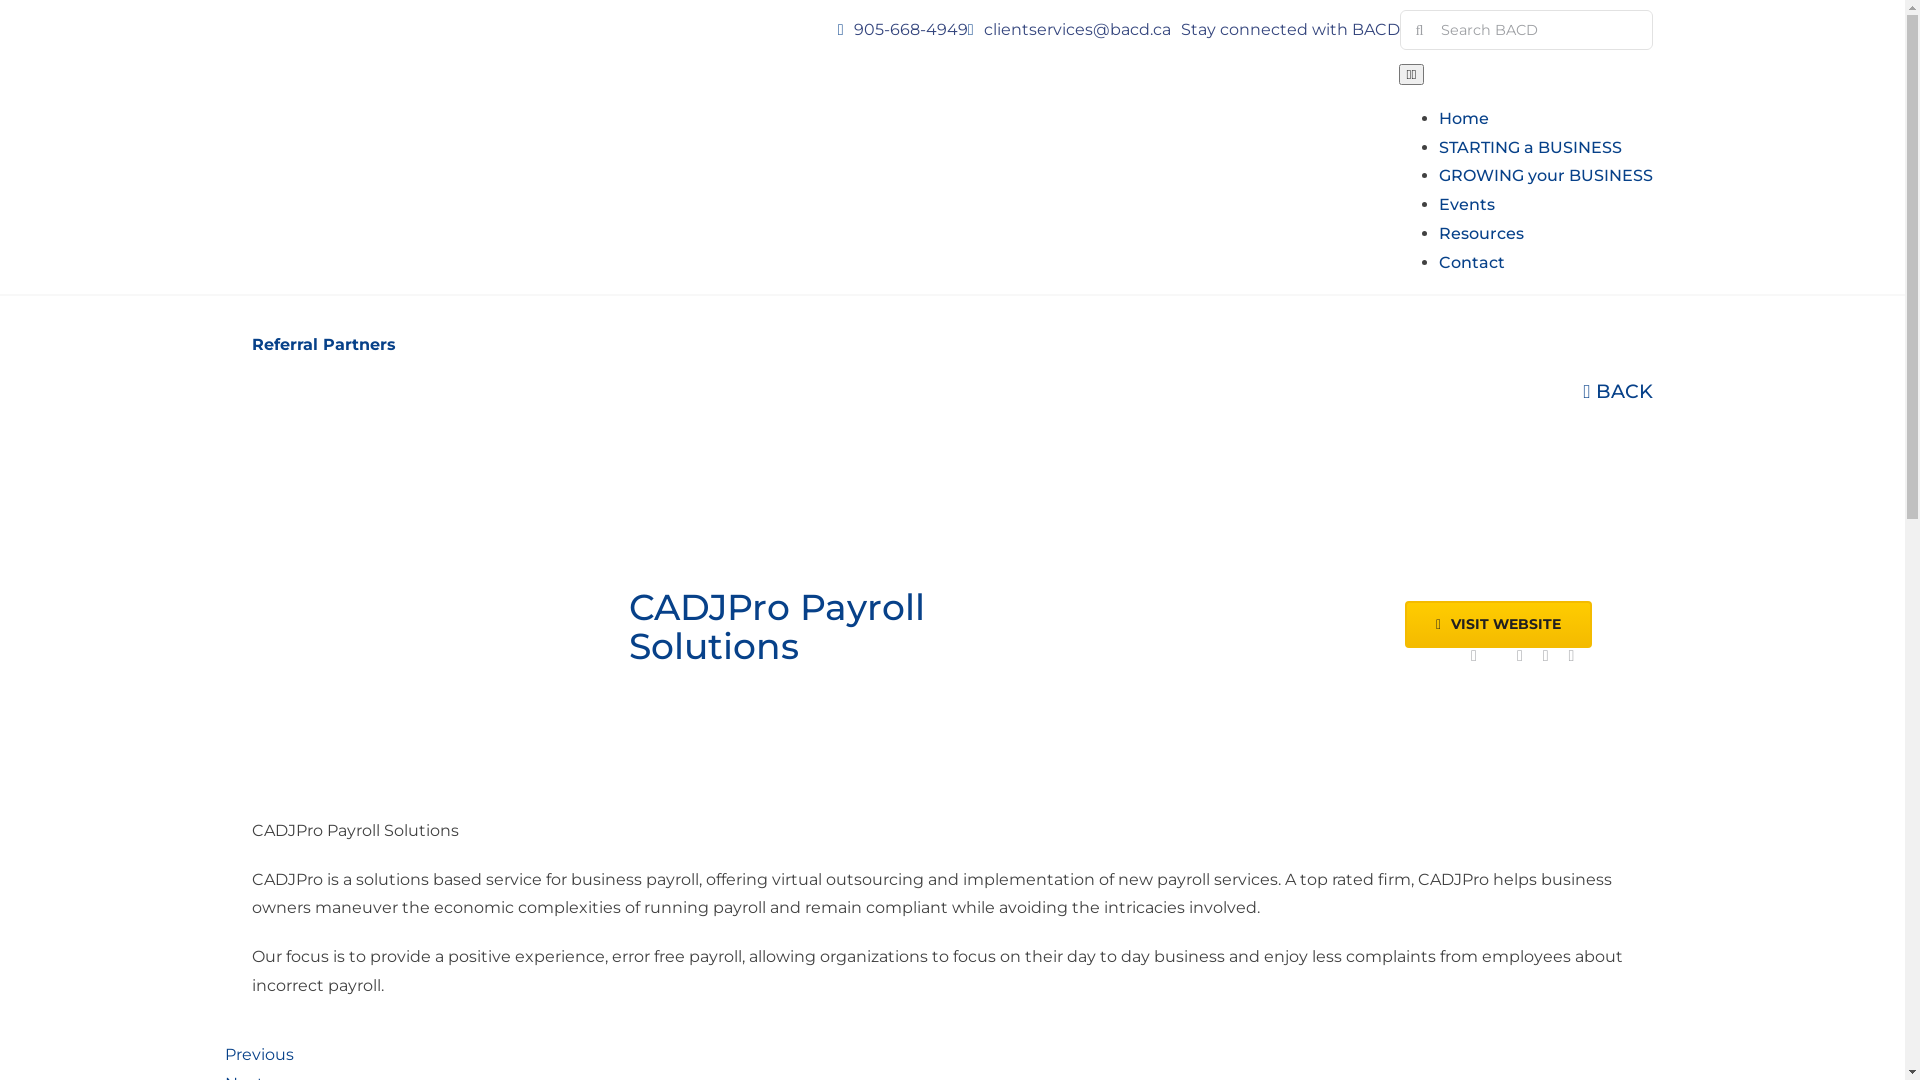  What do you see at coordinates (1472, 261) in the screenshot?
I see `'Contact'` at bounding box center [1472, 261].